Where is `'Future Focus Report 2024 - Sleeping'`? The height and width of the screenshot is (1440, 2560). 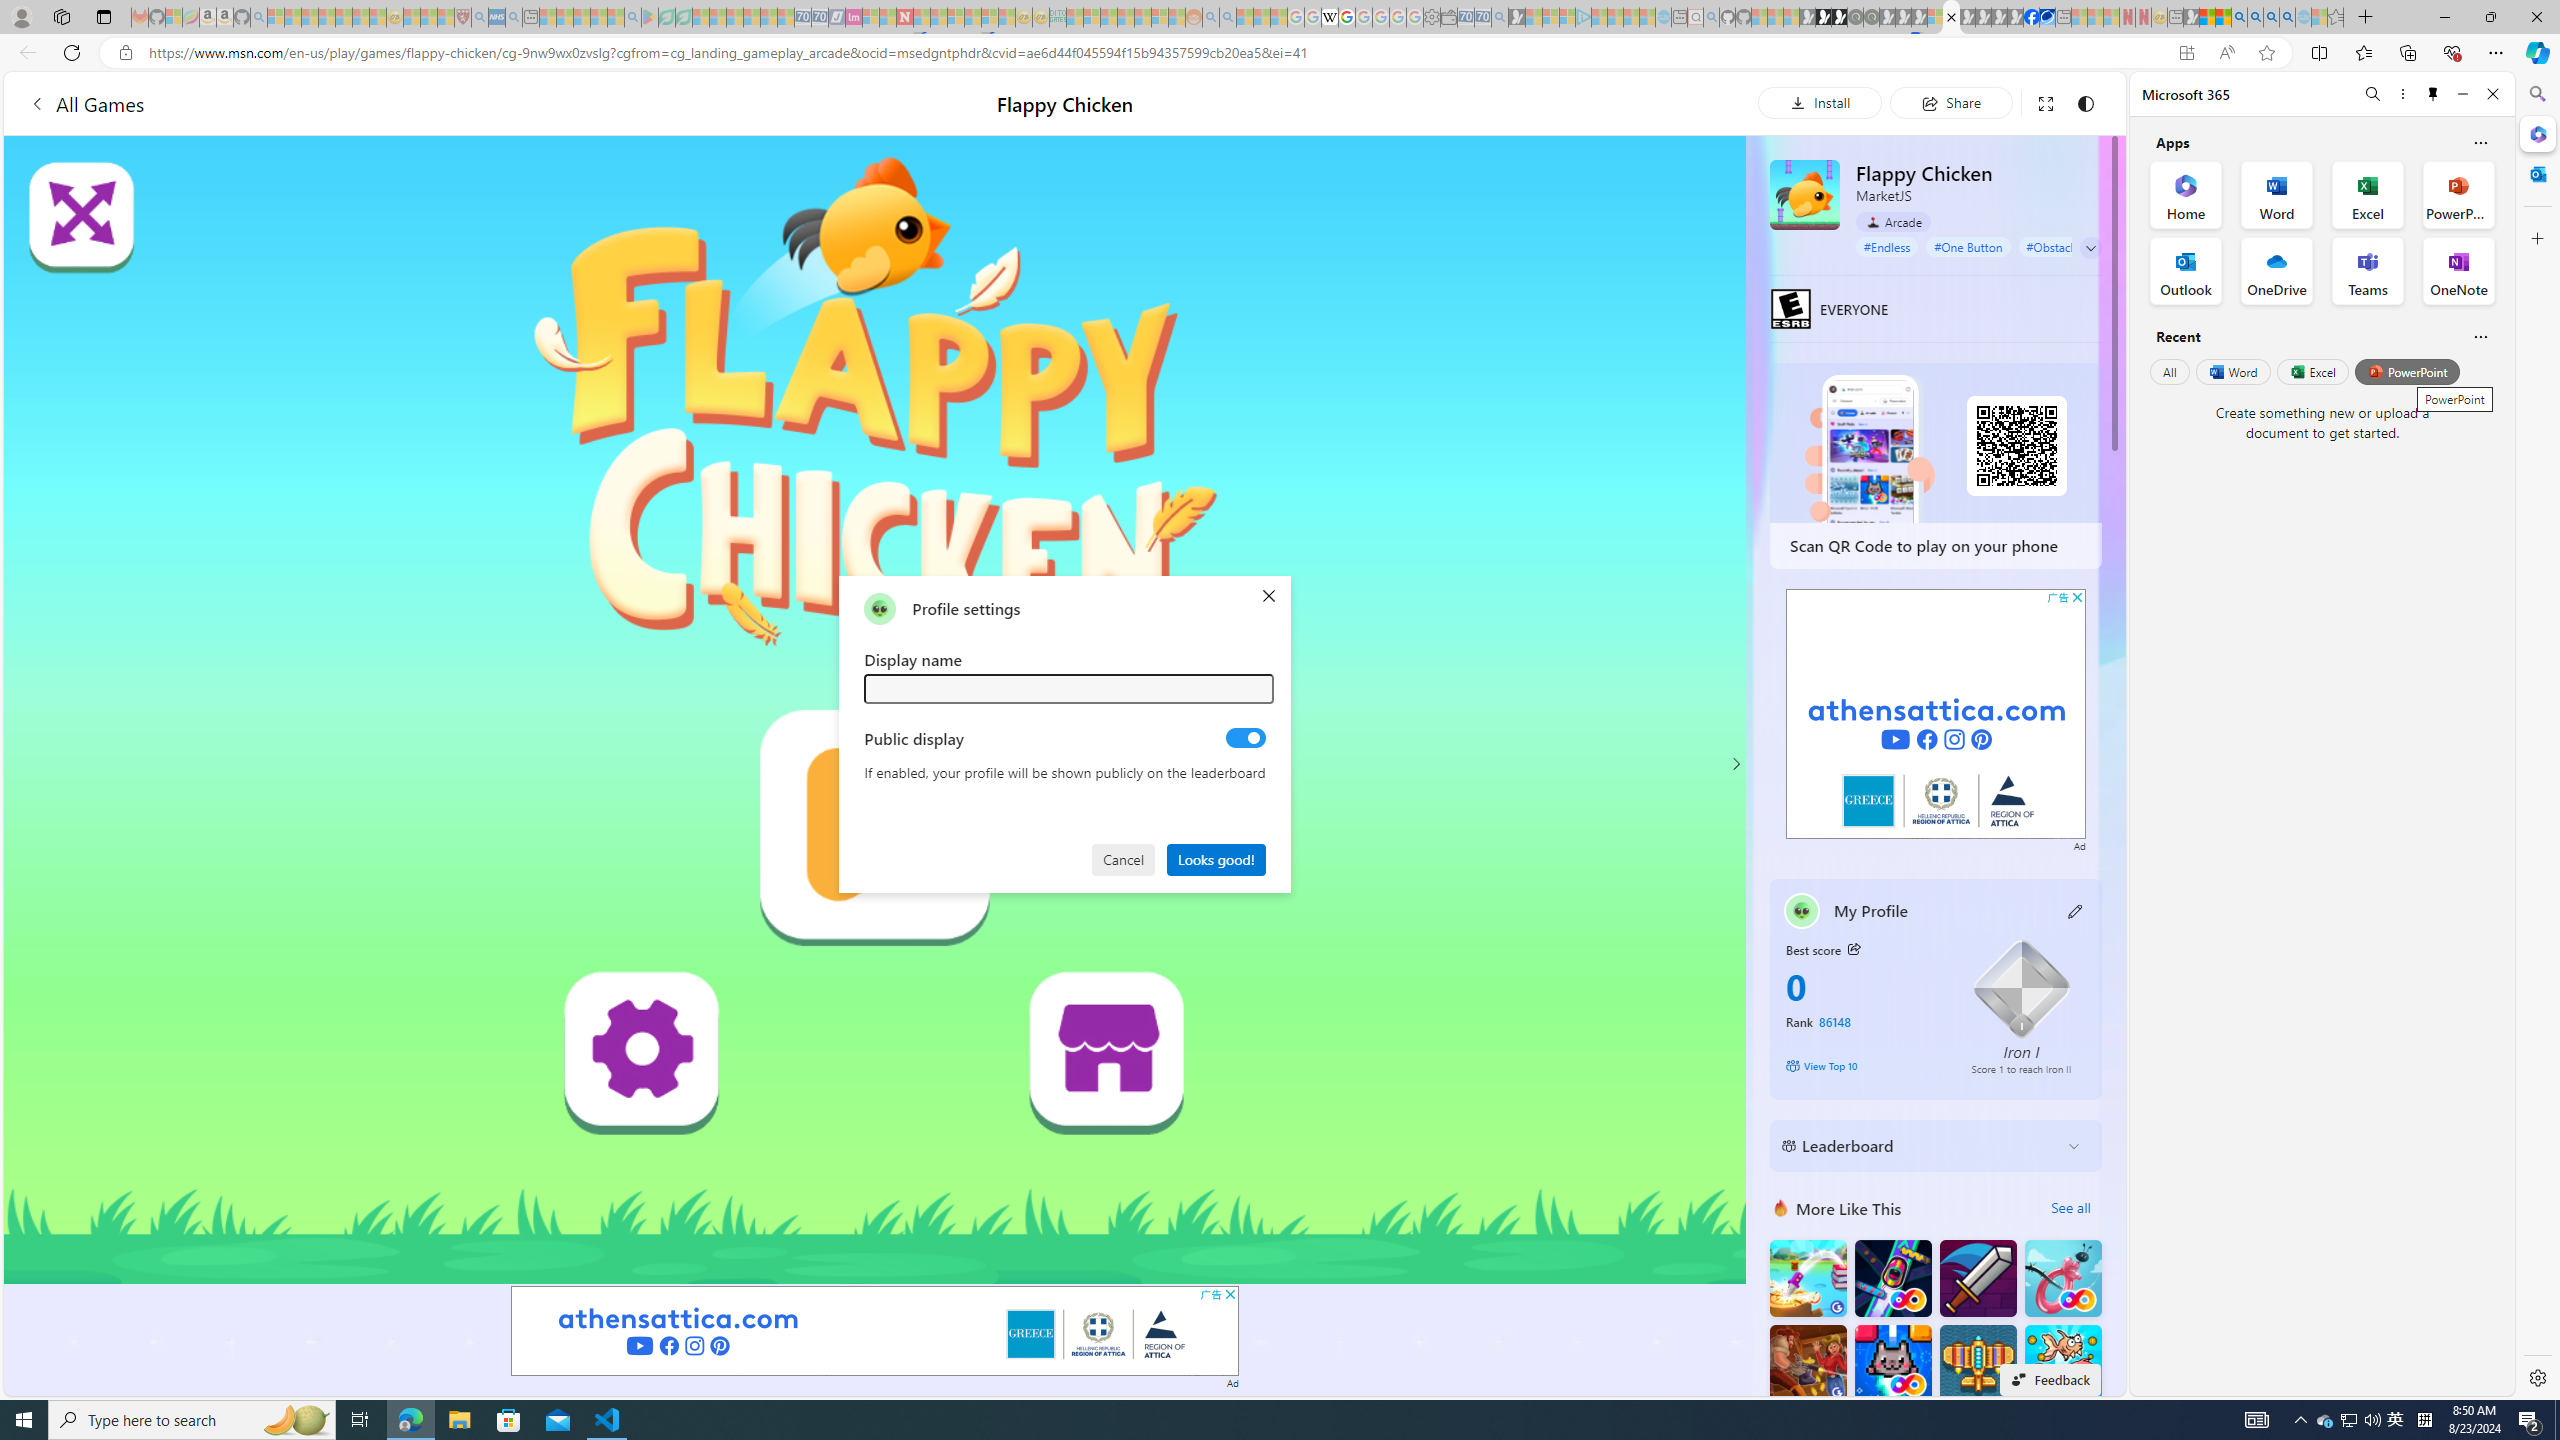 'Future Focus Report 2024 - Sleeping' is located at coordinates (1871, 16).